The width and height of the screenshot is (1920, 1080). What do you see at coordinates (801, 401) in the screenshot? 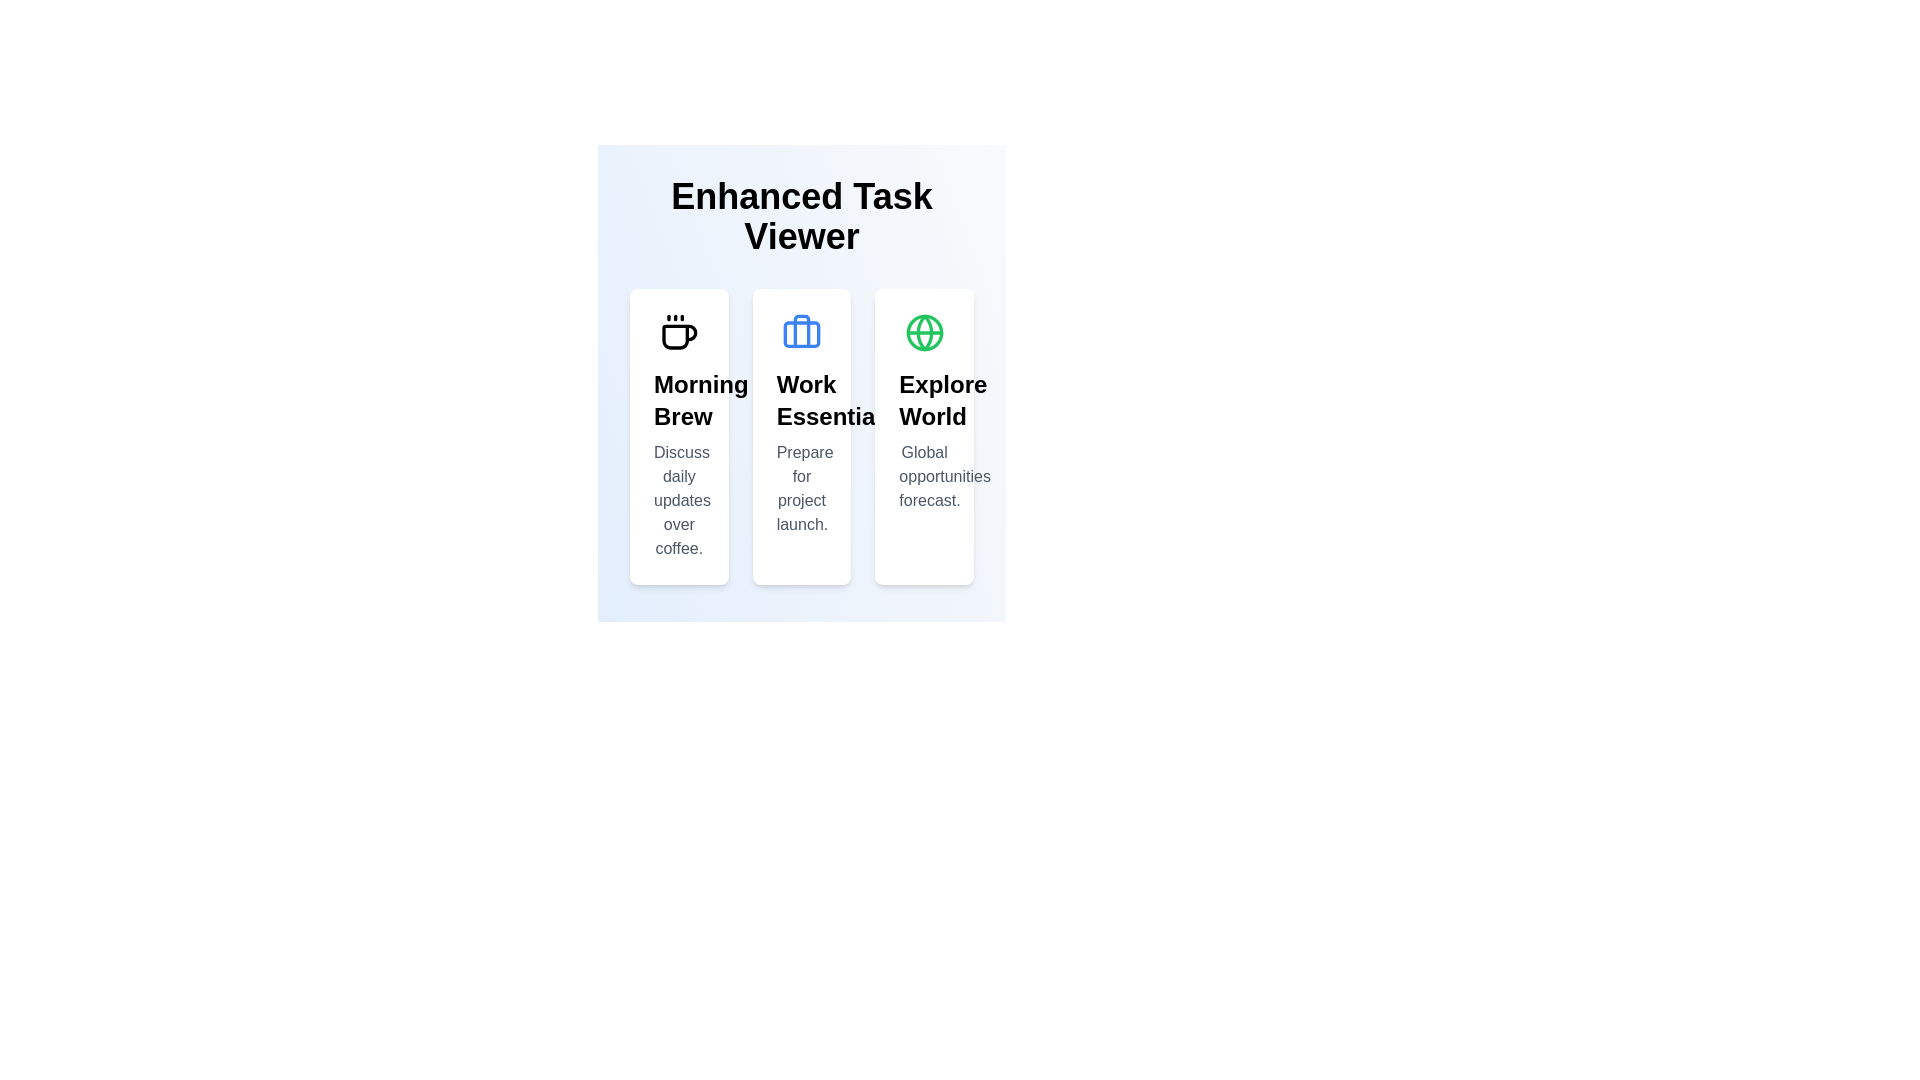
I see `the 'Work Essentials' text label, which is in bold font and serves as a title in the middle column of the layout` at bounding box center [801, 401].